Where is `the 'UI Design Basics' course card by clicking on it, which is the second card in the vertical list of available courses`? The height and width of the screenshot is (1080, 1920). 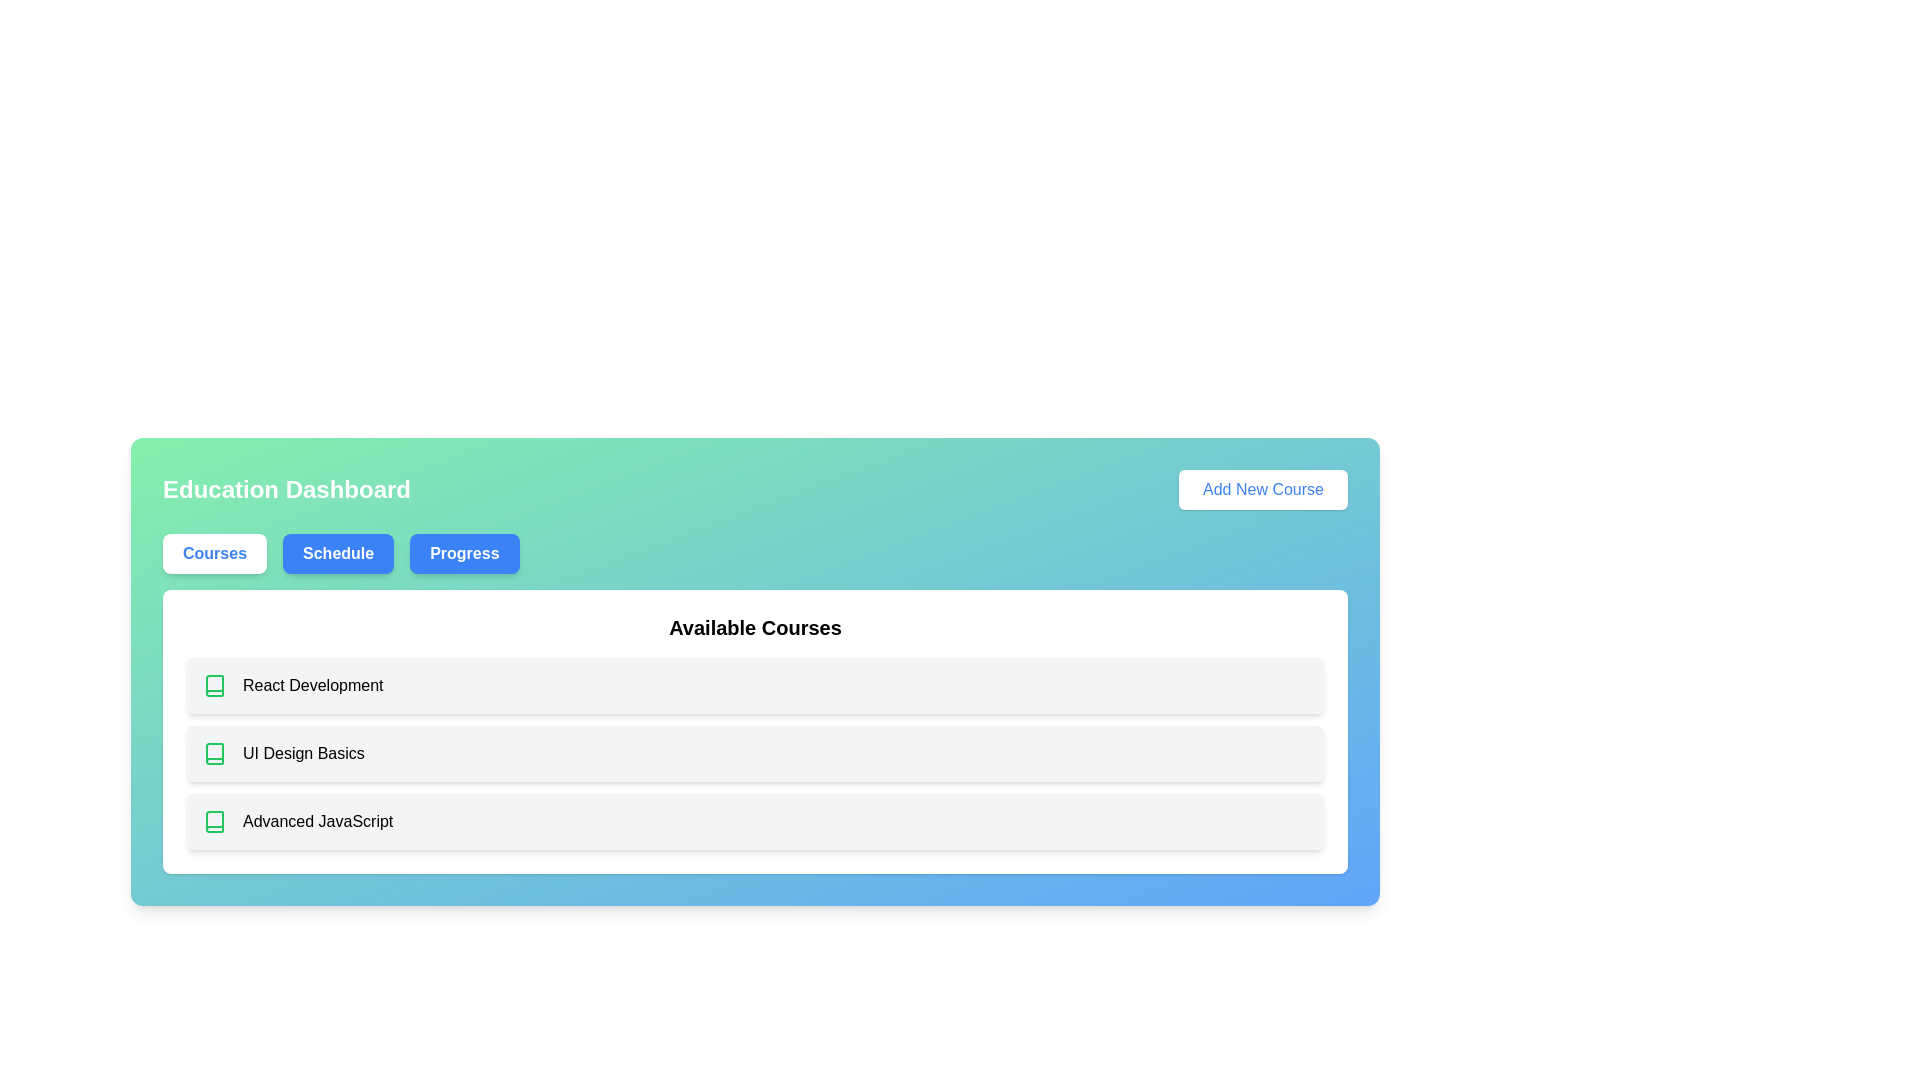 the 'UI Design Basics' course card by clicking on it, which is the second card in the vertical list of available courses is located at coordinates (754, 753).